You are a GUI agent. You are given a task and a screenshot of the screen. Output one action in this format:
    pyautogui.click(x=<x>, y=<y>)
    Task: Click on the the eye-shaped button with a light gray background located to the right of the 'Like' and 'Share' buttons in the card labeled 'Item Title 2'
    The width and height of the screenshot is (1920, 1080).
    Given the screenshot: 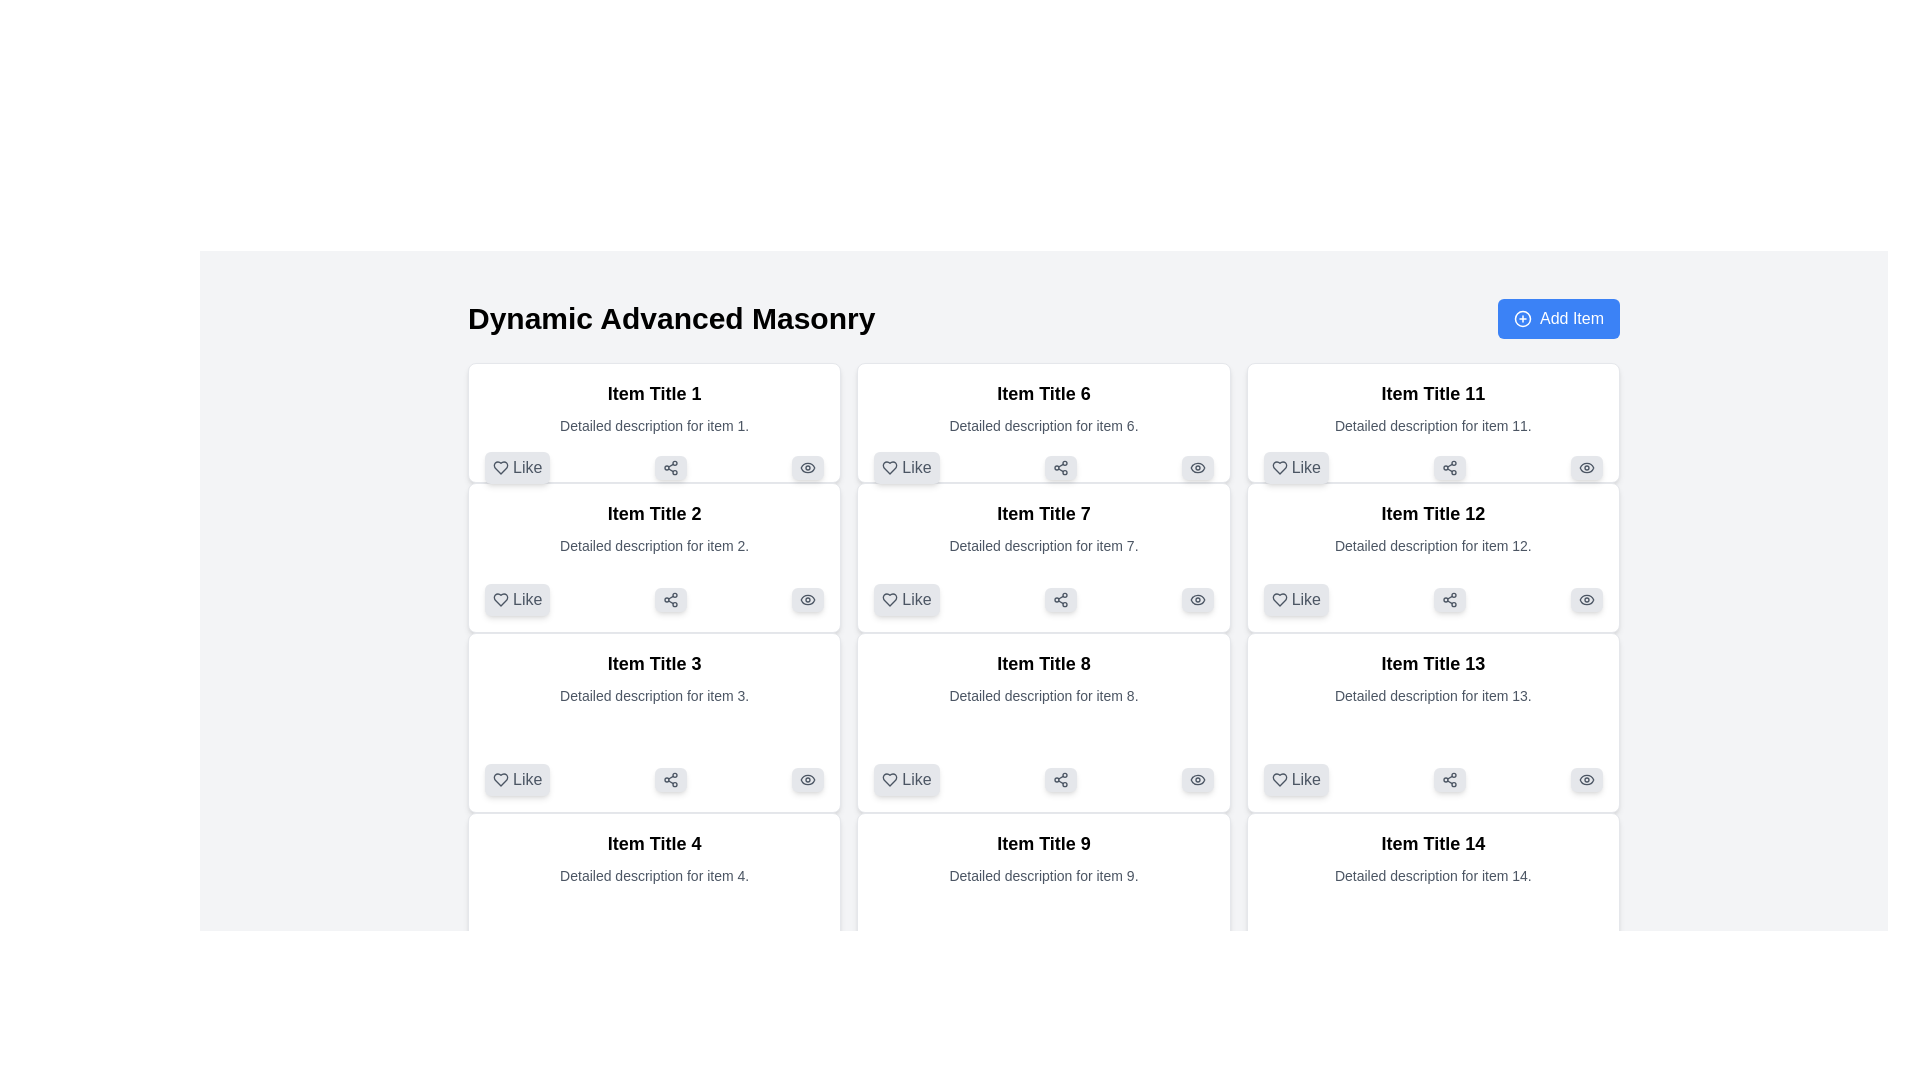 What is the action you would take?
    pyautogui.click(x=808, y=599)
    